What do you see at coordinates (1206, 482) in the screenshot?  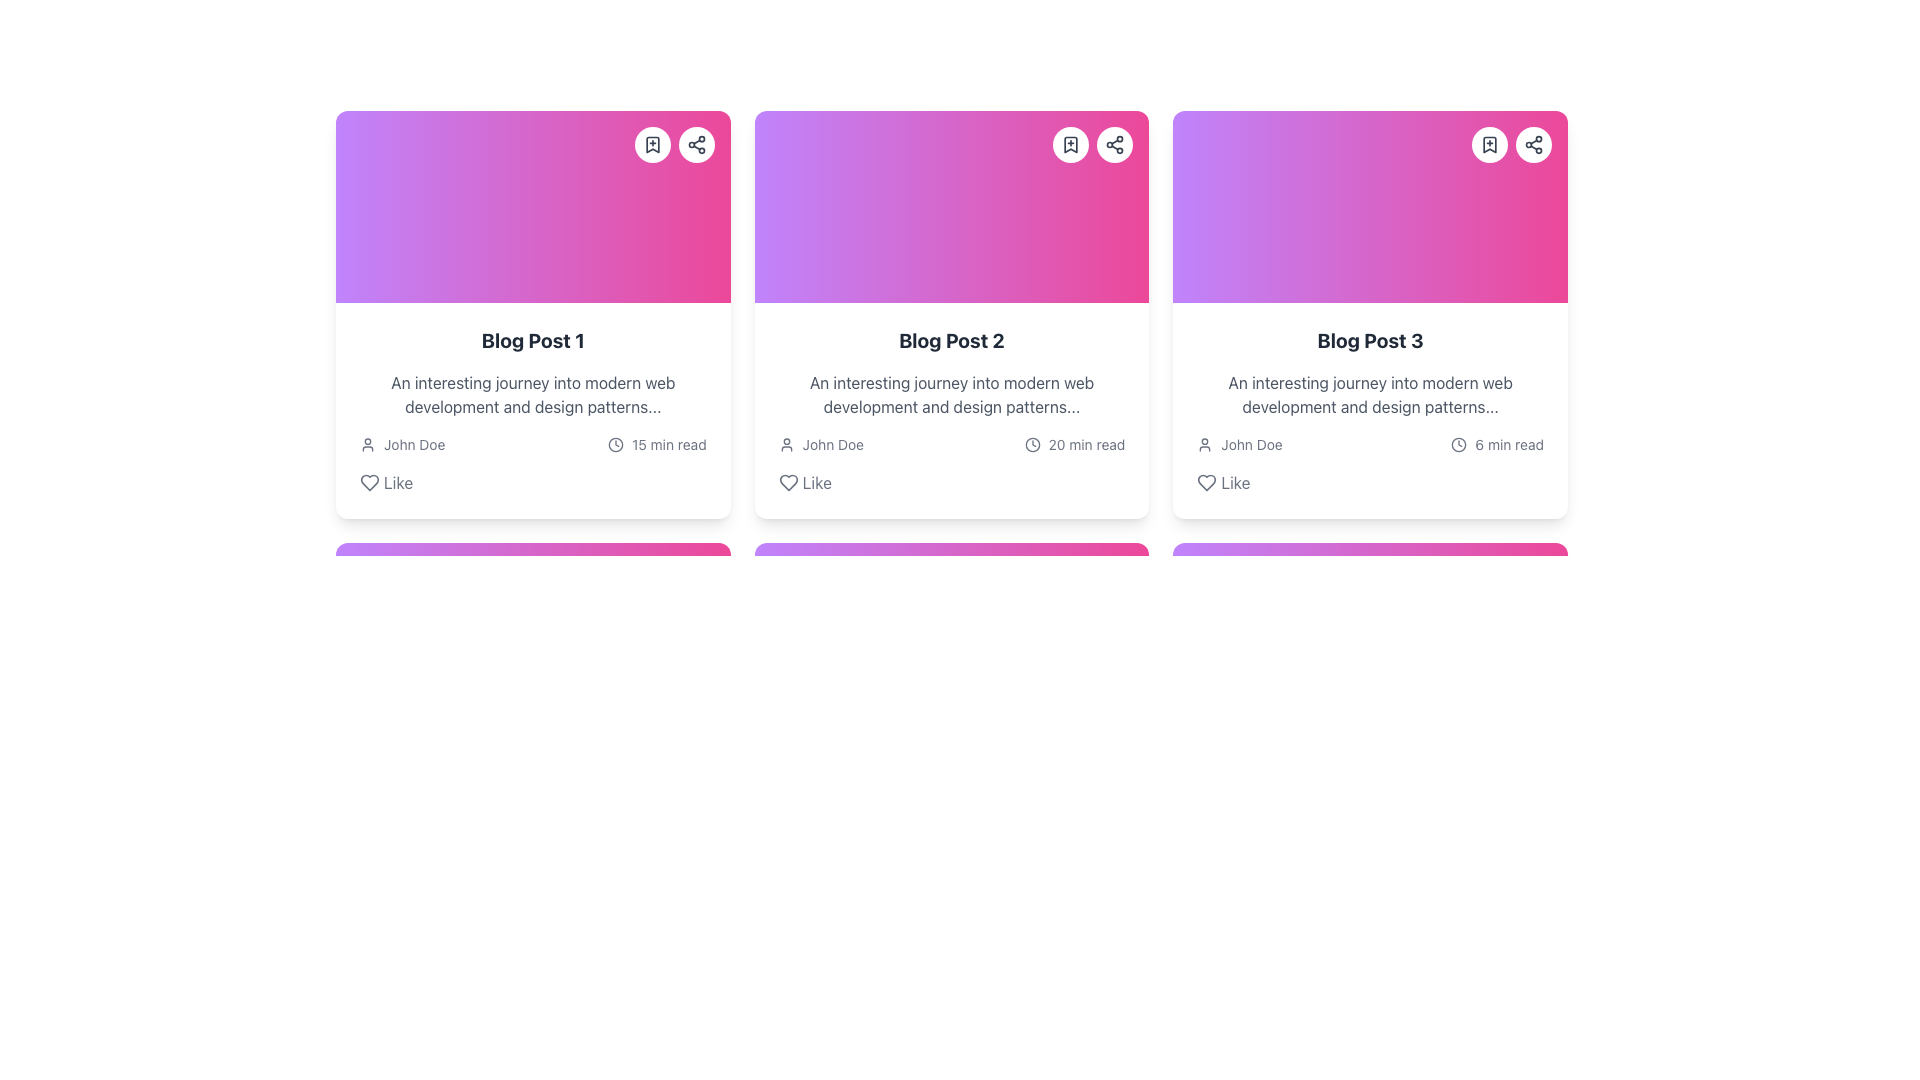 I see `the heart icon located at the bottom left corner of the 'Blog Post 3' card to like or unlike the post` at bounding box center [1206, 482].